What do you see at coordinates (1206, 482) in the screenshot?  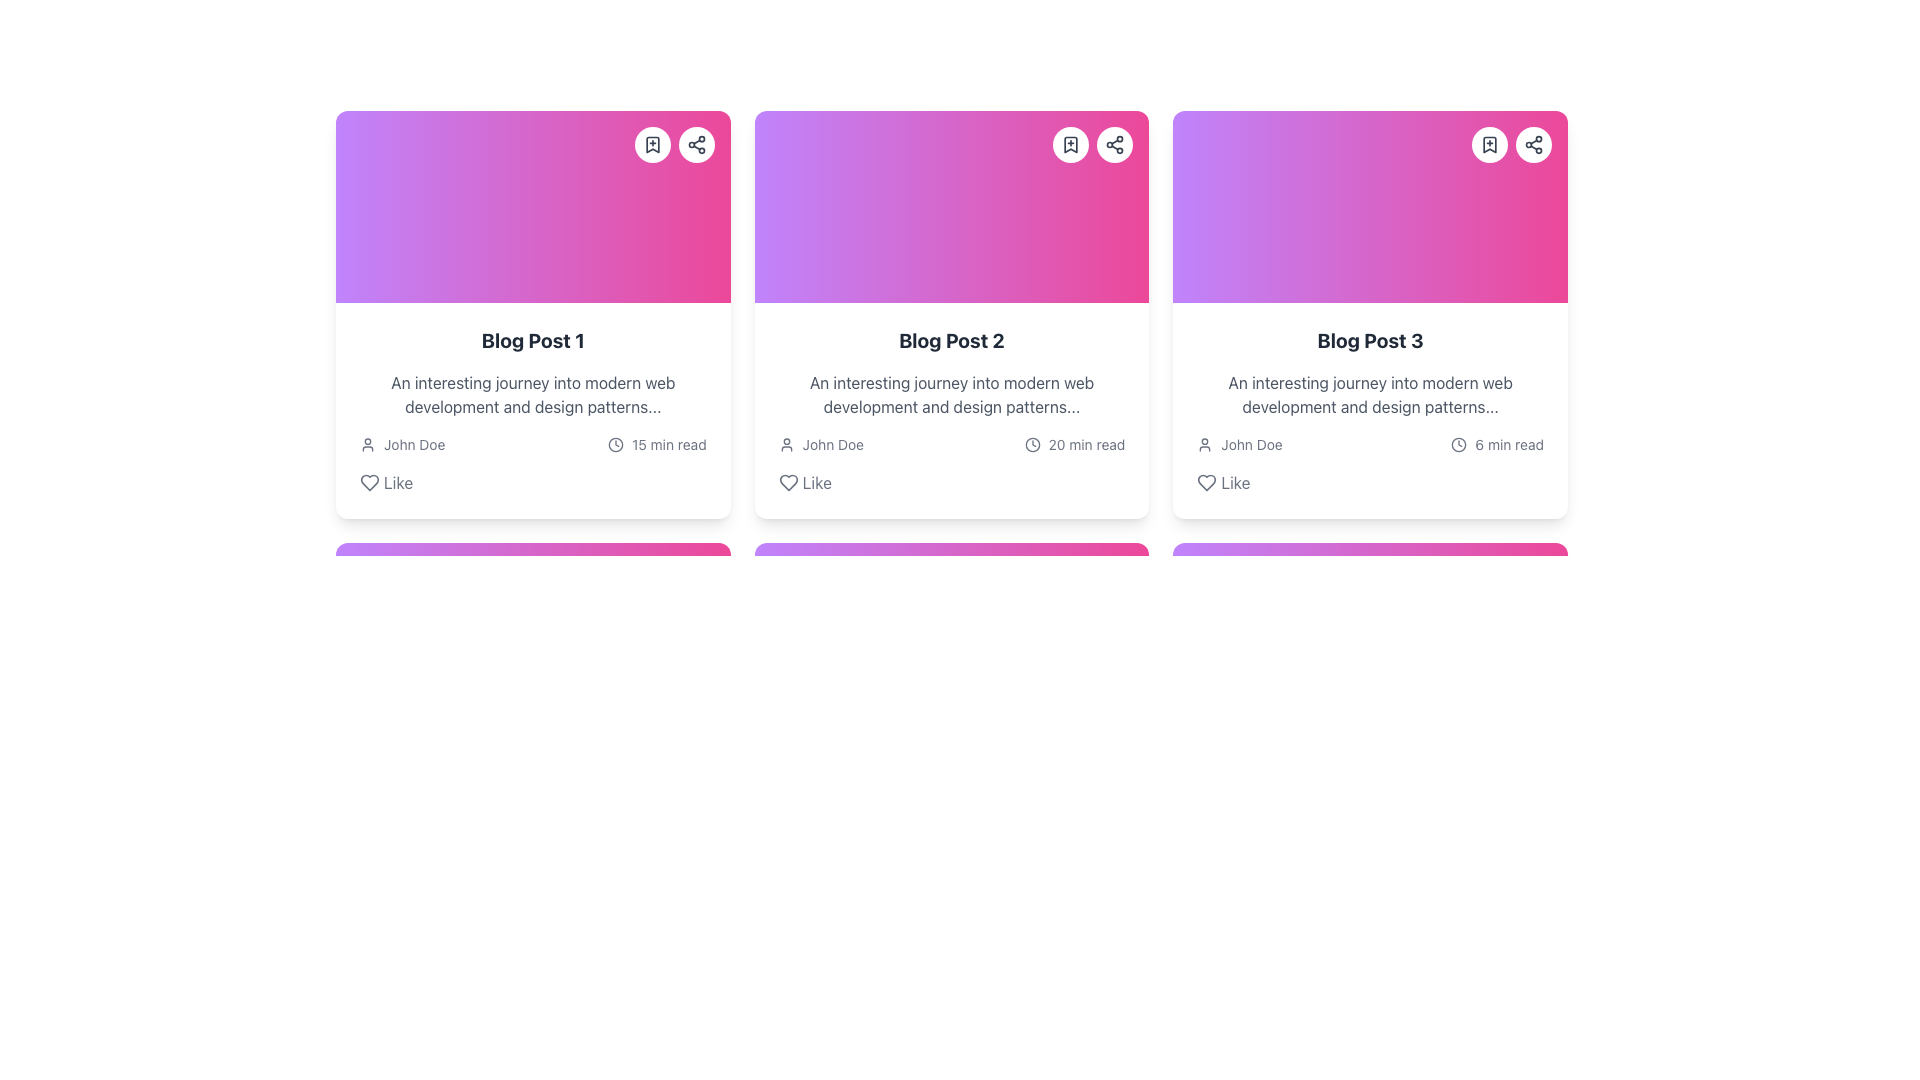 I see `the heart icon located at the bottom left corner of the 'Blog Post 3' card to like or unlike the post` at bounding box center [1206, 482].